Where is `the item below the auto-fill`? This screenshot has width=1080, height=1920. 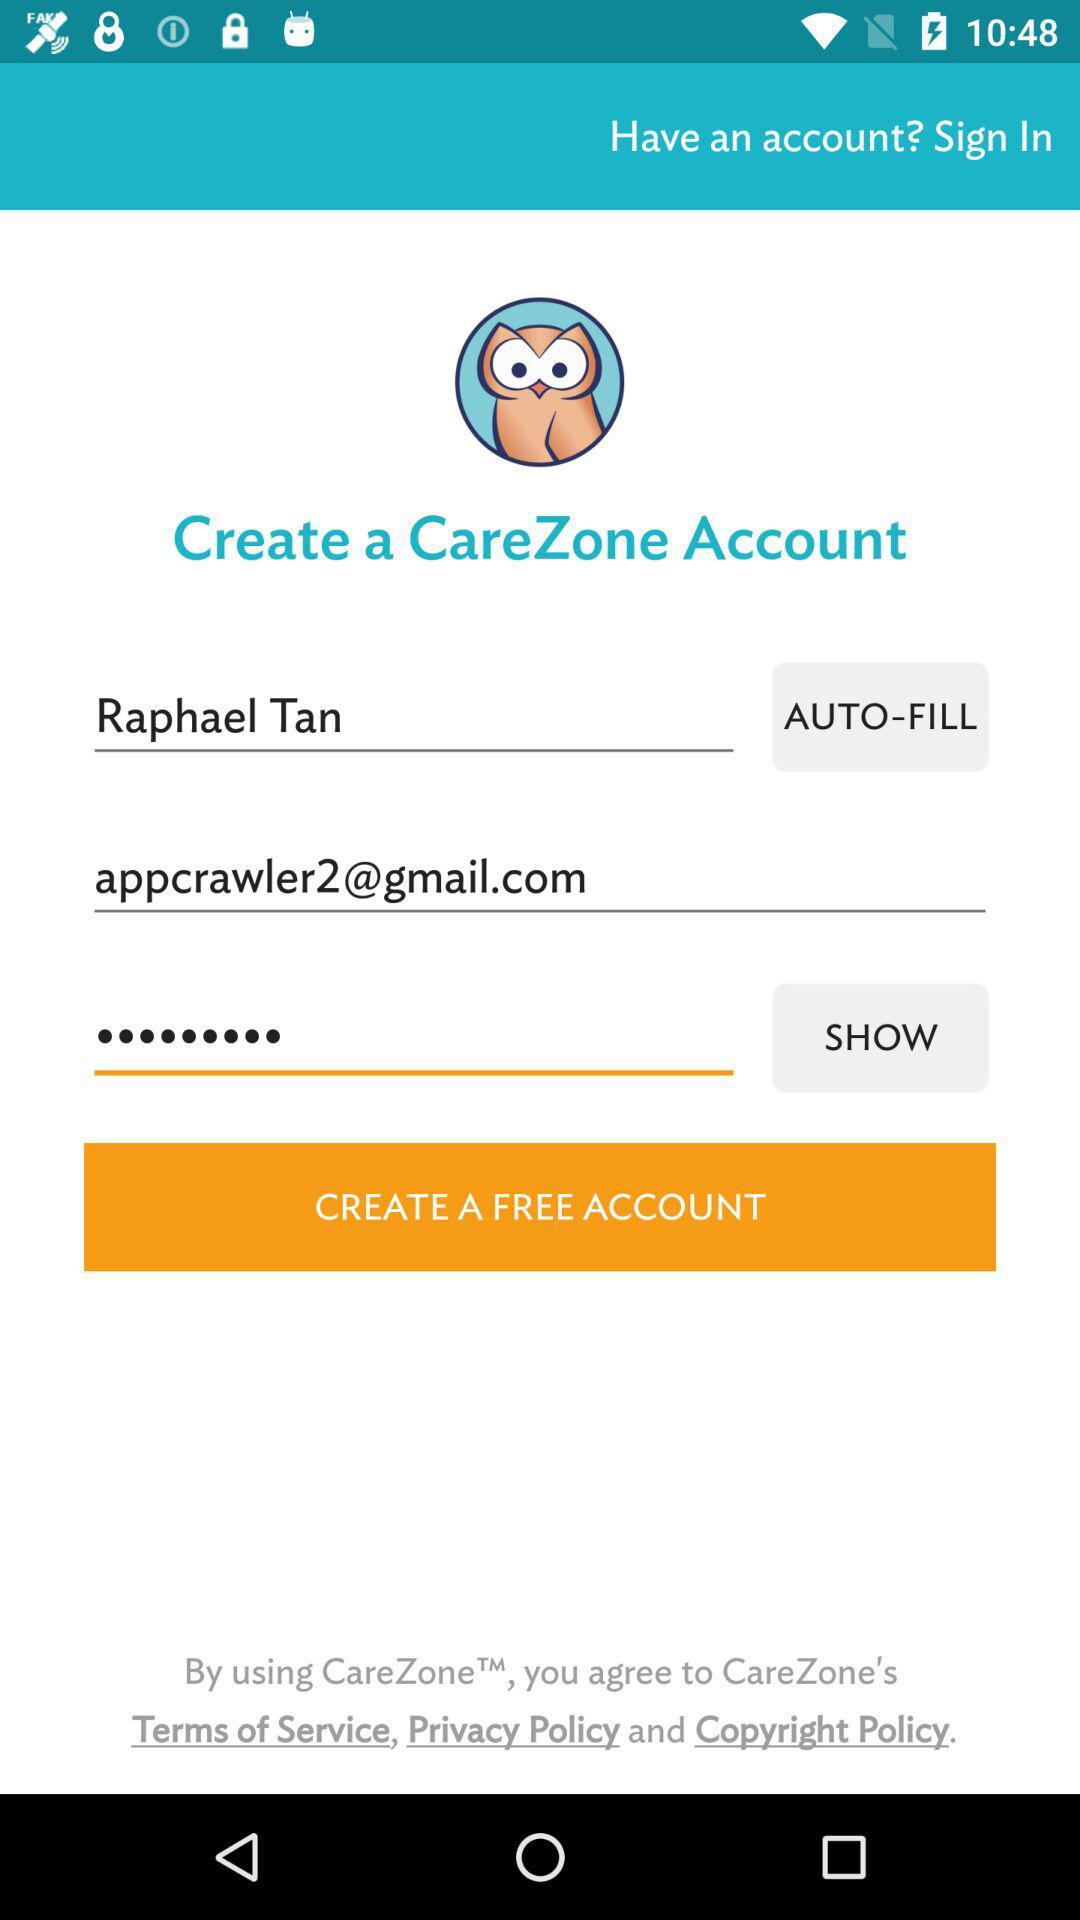
the item below the auto-fill is located at coordinates (540, 877).